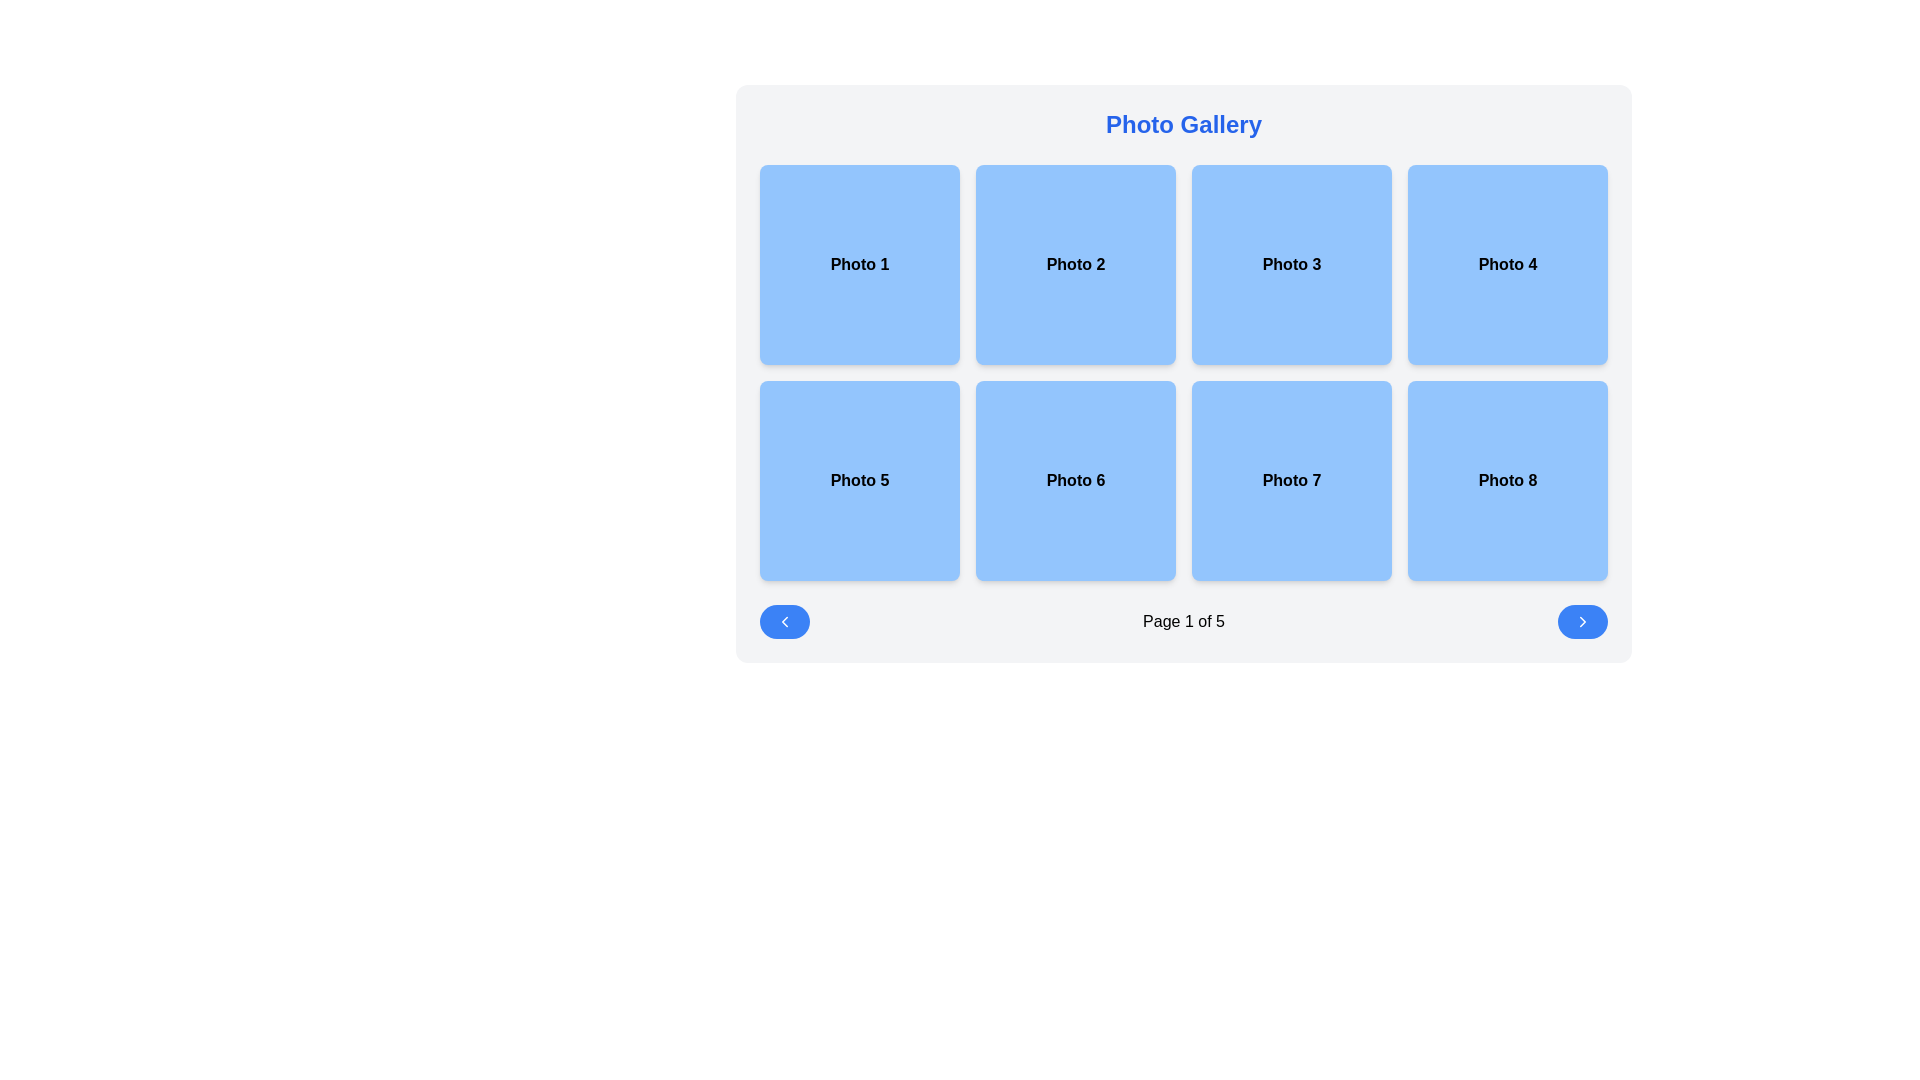 The image size is (1920, 1080). I want to click on the blue circular button located at the bottom-right corner of the interface, which contains a chevron graphic, so click(1582, 620).